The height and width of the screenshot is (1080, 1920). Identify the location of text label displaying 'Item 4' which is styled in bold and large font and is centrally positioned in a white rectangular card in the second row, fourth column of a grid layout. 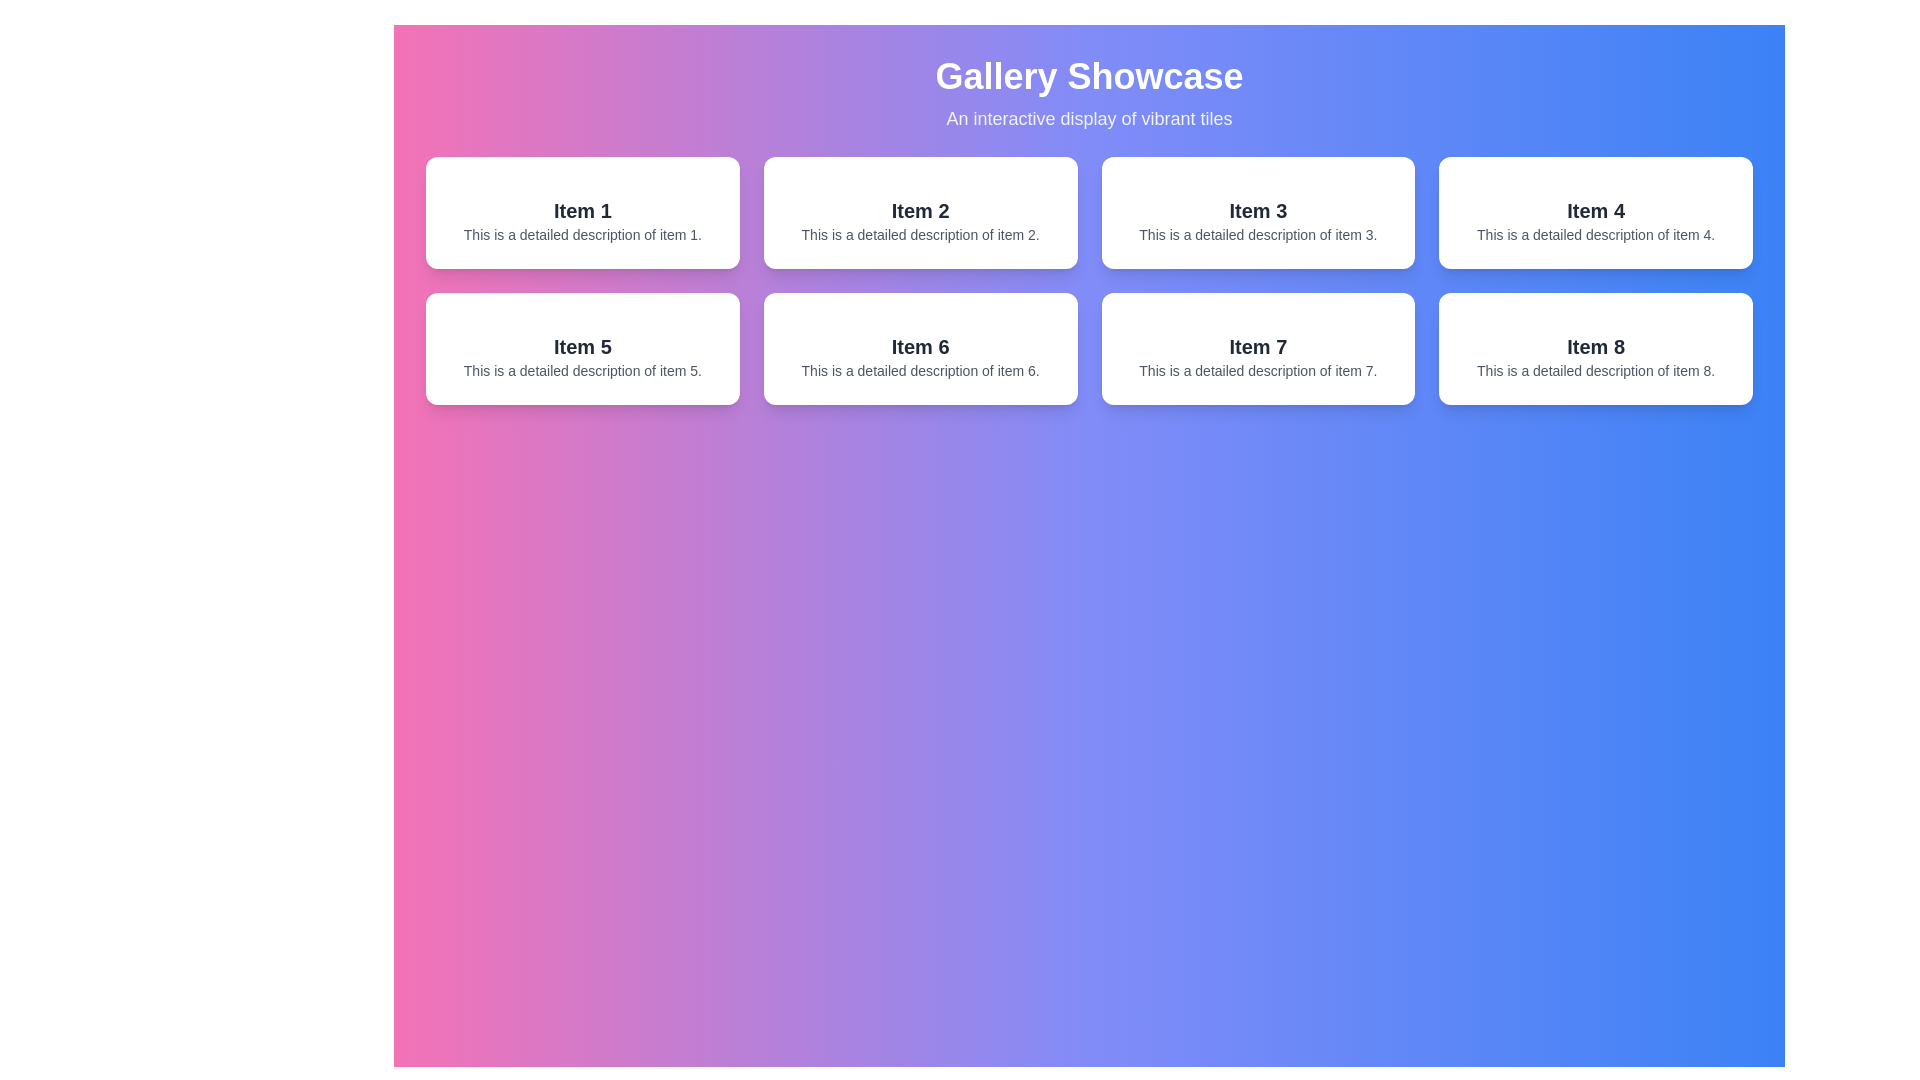
(1595, 211).